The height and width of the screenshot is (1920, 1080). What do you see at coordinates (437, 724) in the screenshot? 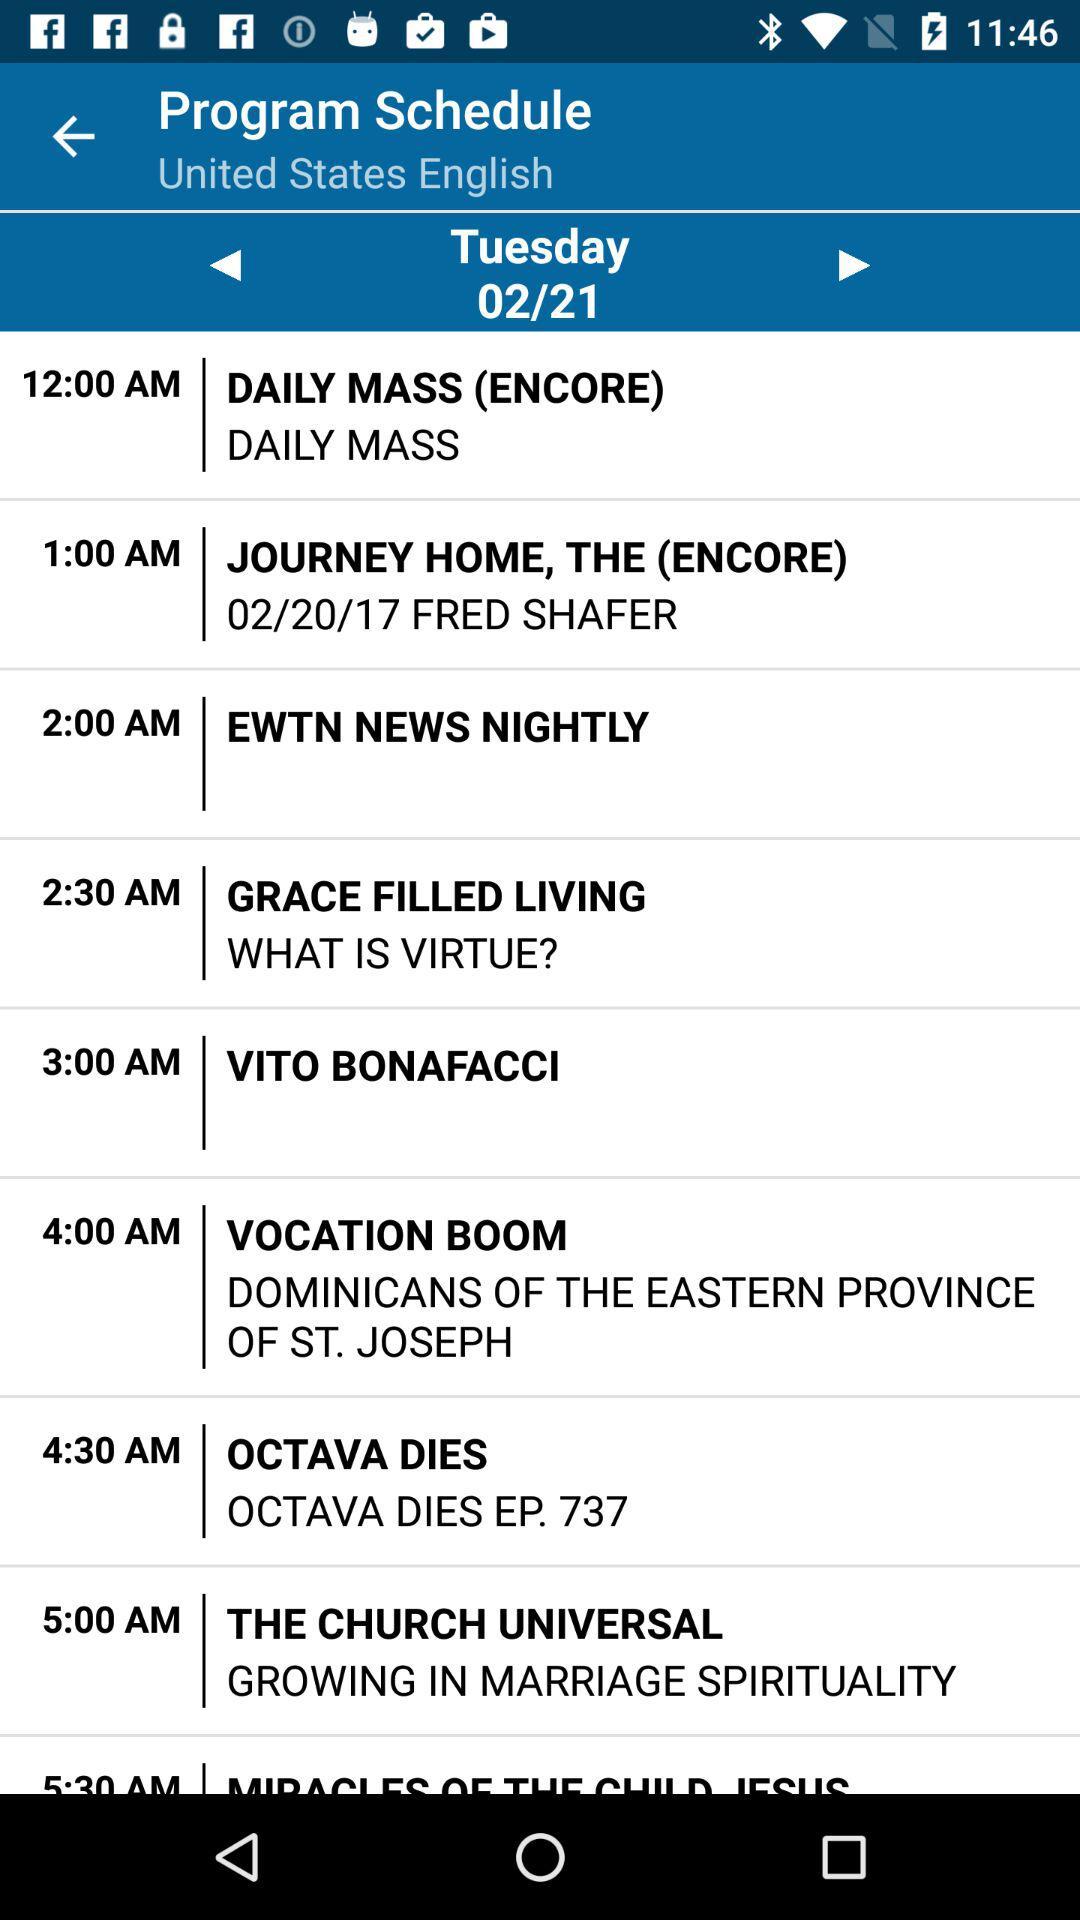
I see `the ewtn news nightly` at bounding box center [437, 724].